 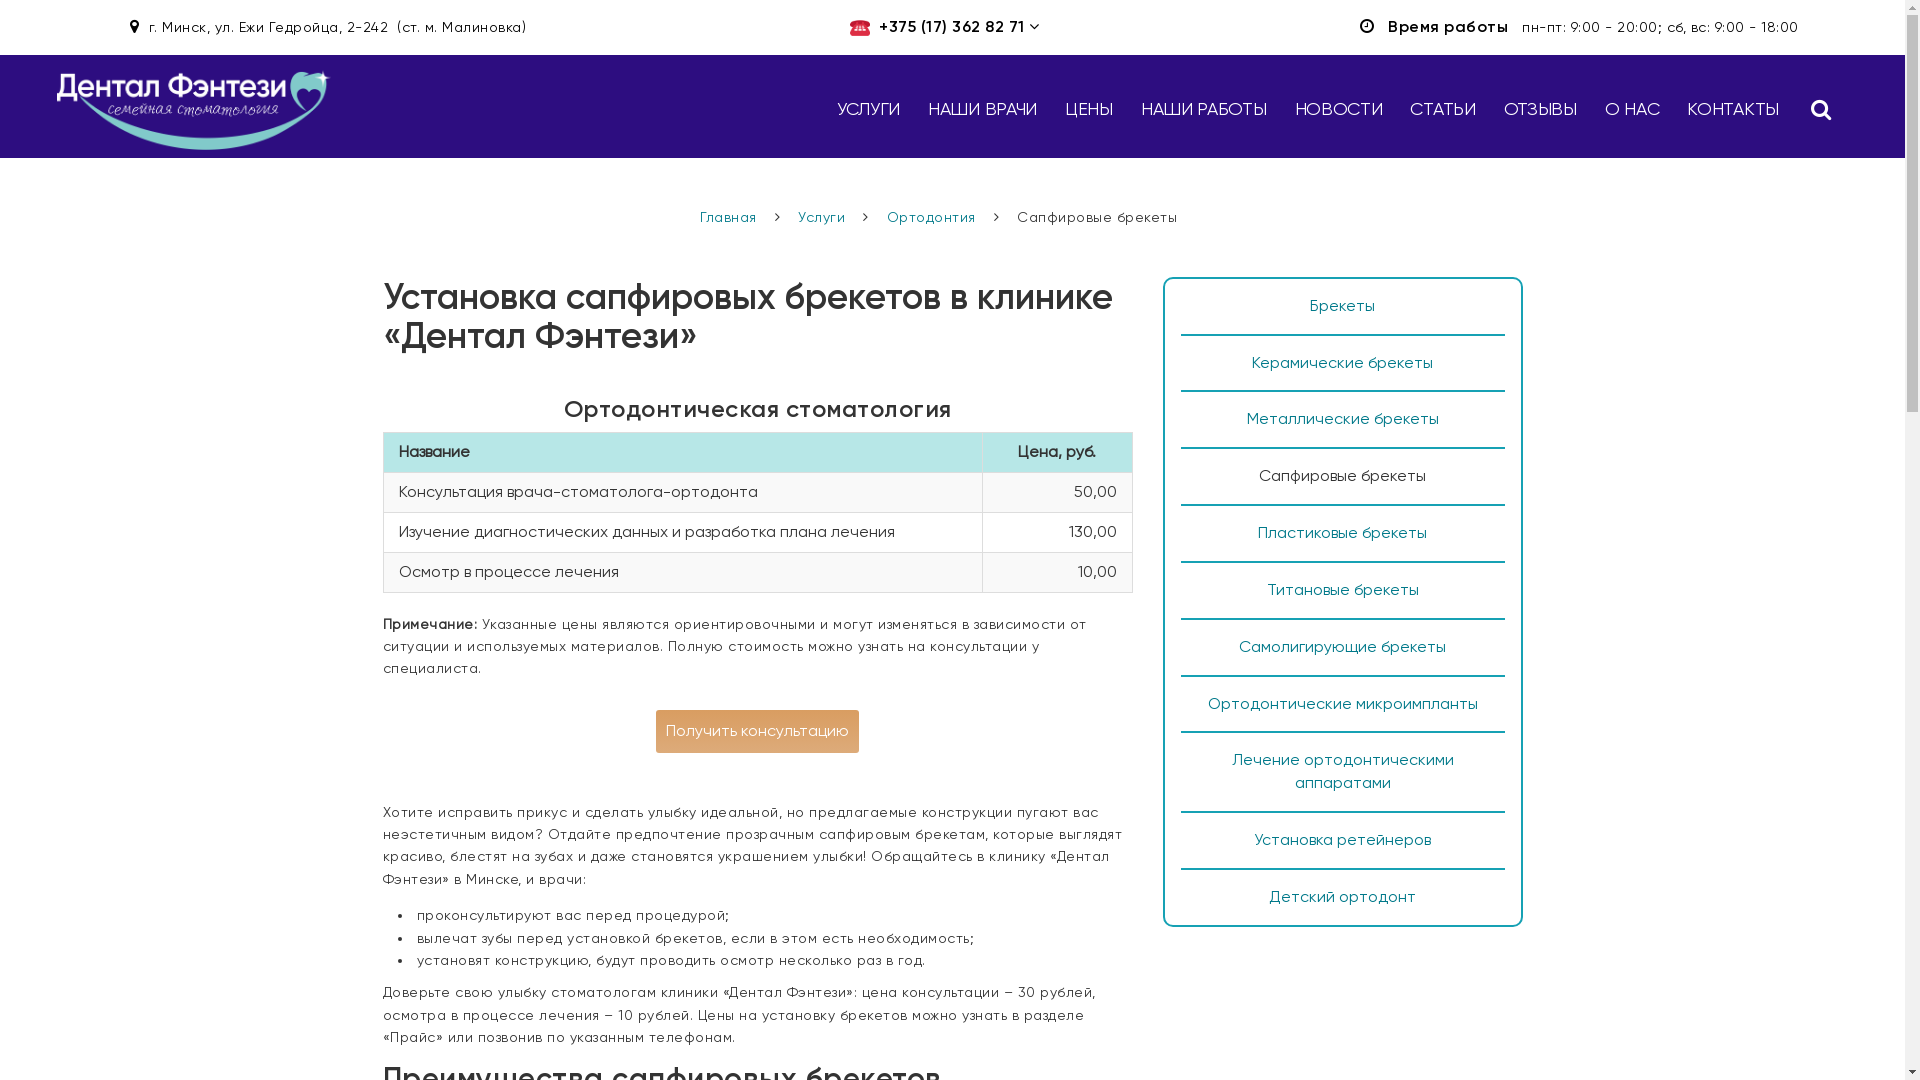 What do you see at coordinates (950, 26) in the screenshot?
I see `'+375 (17) 362 82 71'` at bounding box center [950, 26].